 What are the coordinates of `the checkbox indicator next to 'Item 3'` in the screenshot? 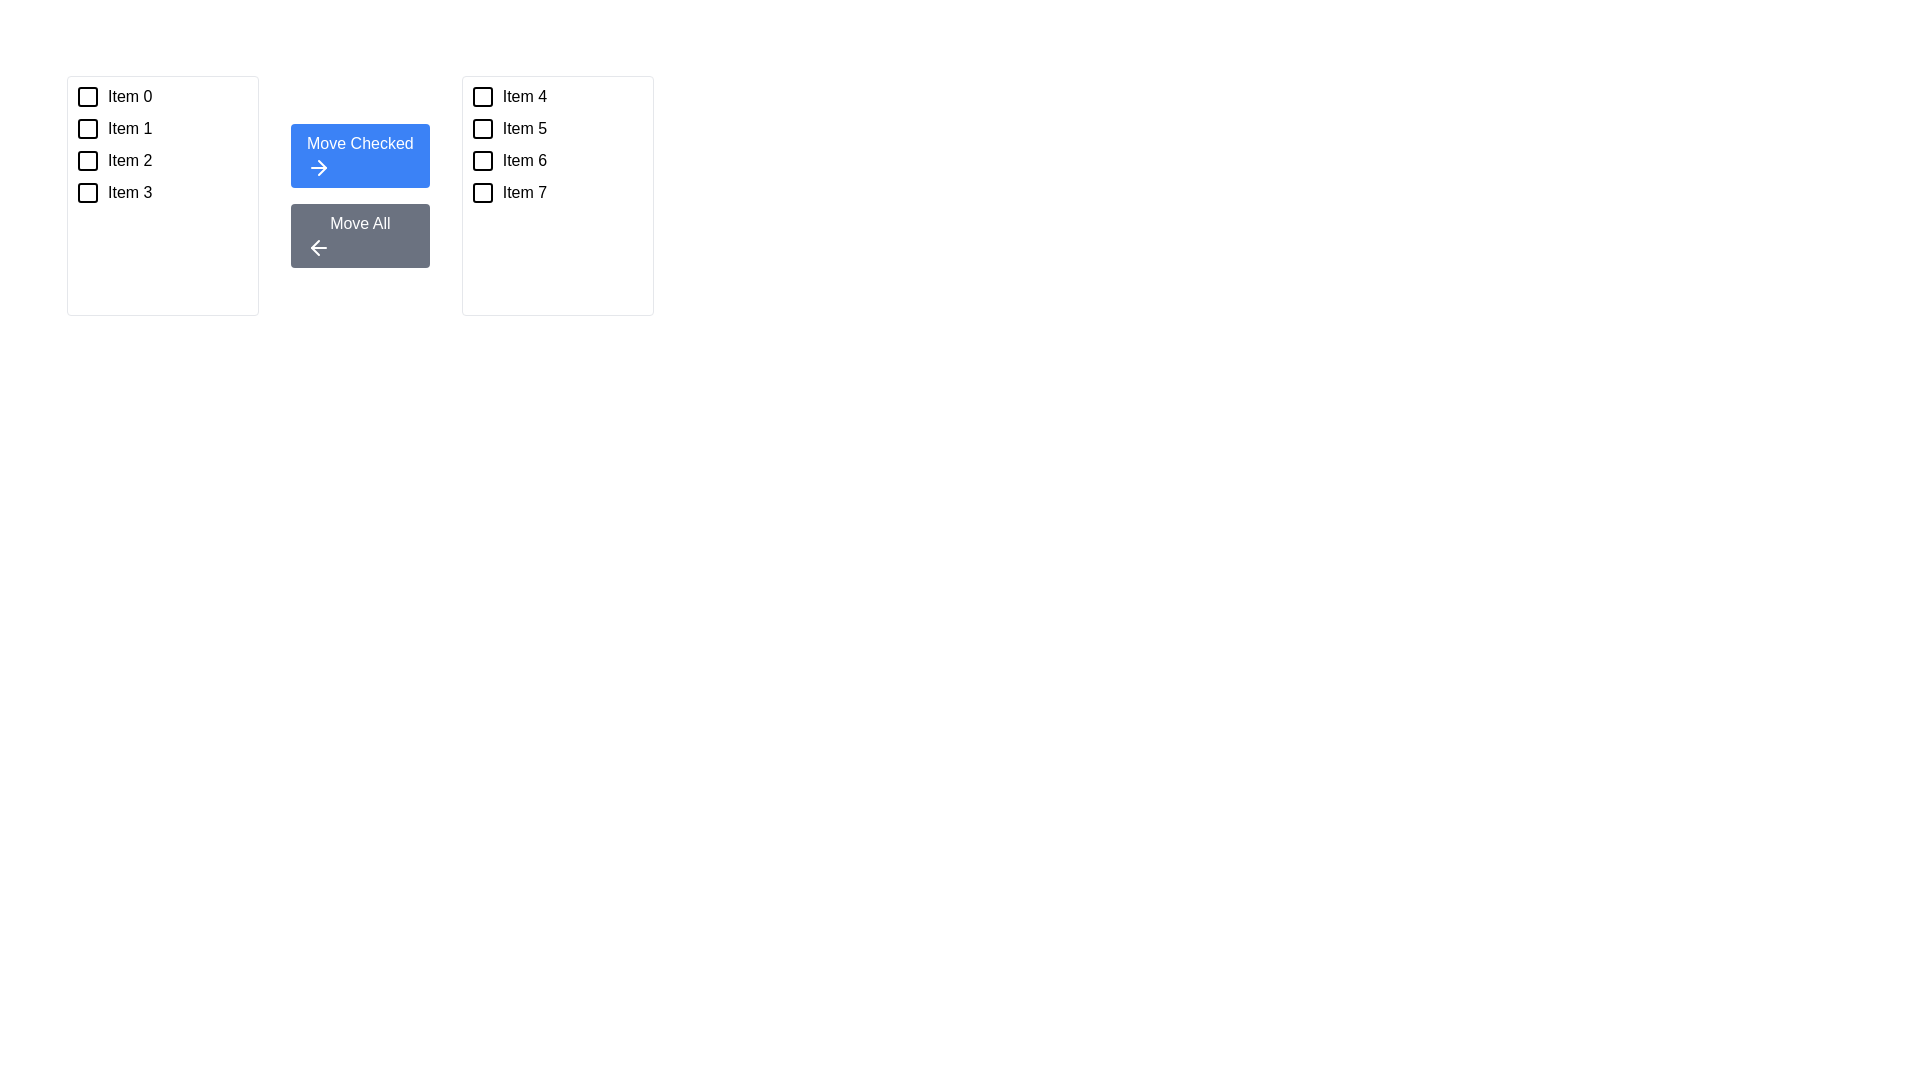 It's located at (86, 192).